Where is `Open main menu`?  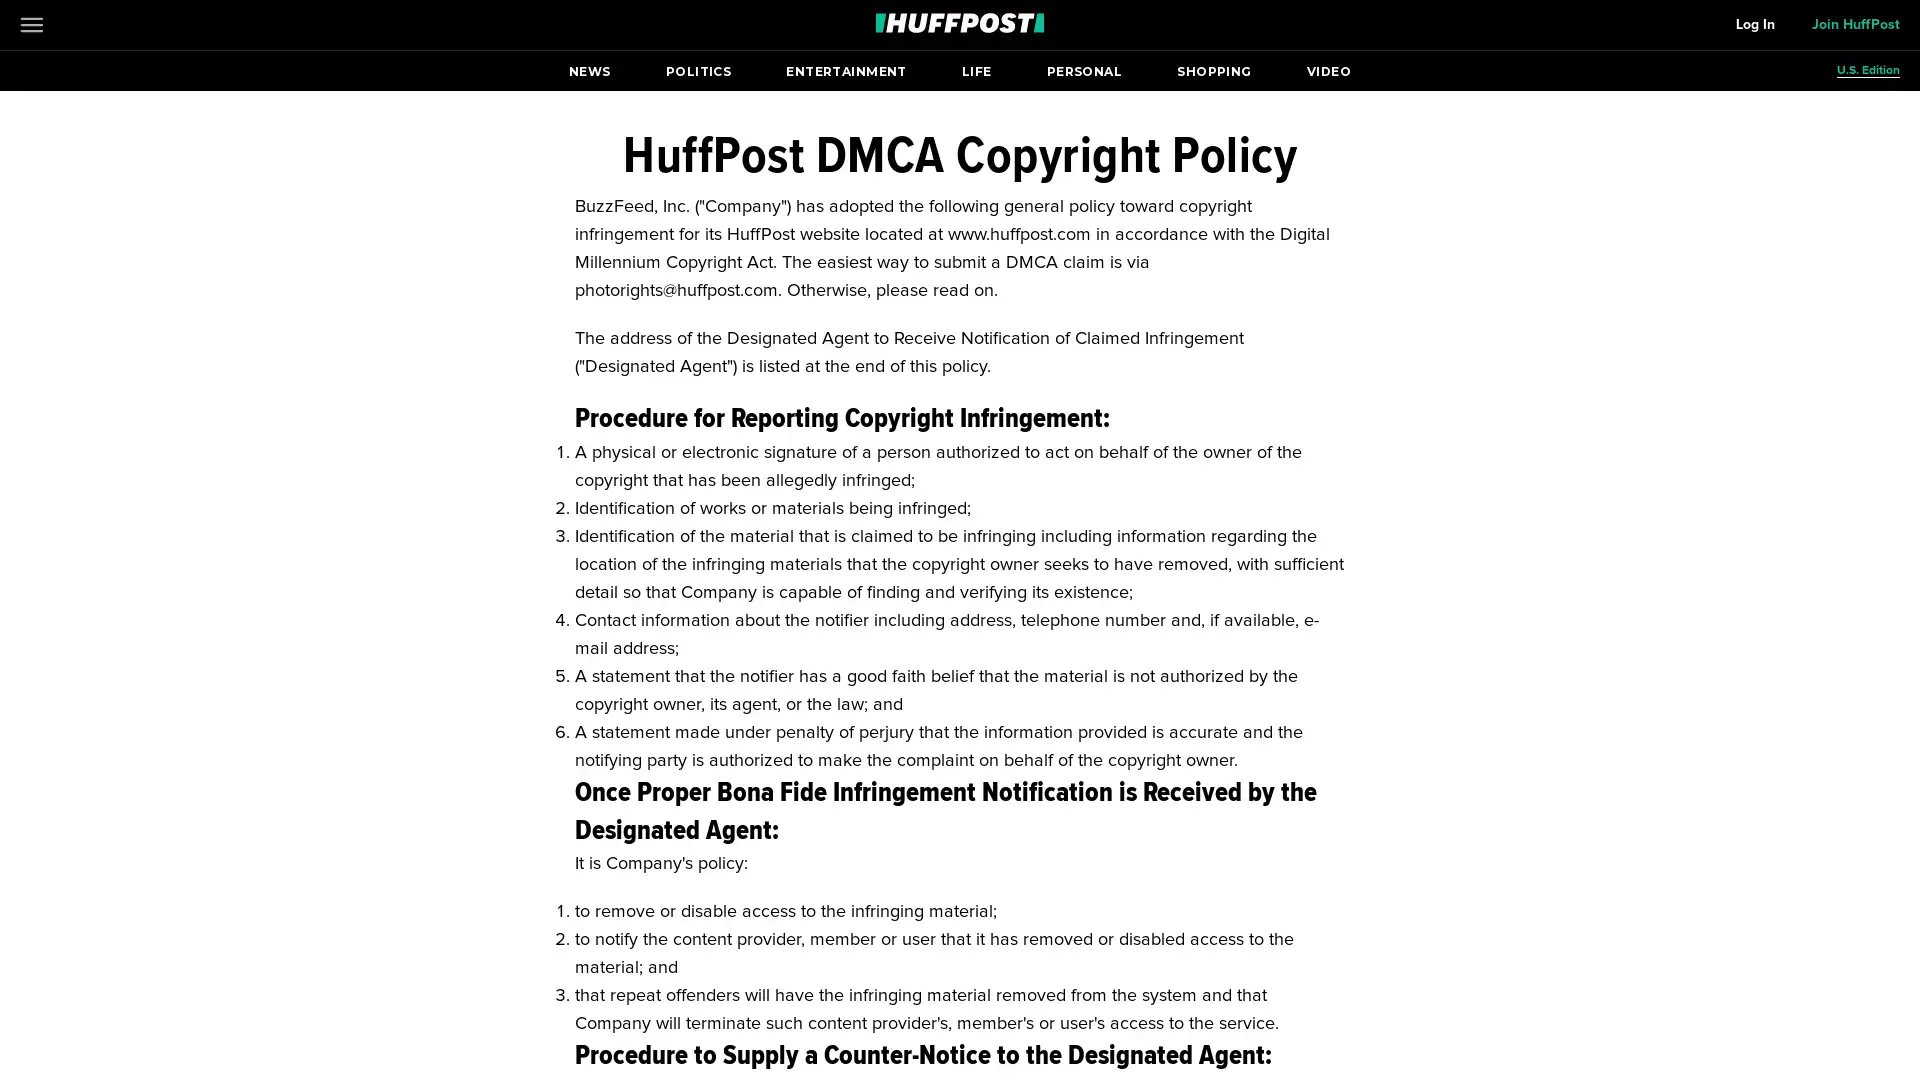
Open main menu is located at coordinates (32, 24).